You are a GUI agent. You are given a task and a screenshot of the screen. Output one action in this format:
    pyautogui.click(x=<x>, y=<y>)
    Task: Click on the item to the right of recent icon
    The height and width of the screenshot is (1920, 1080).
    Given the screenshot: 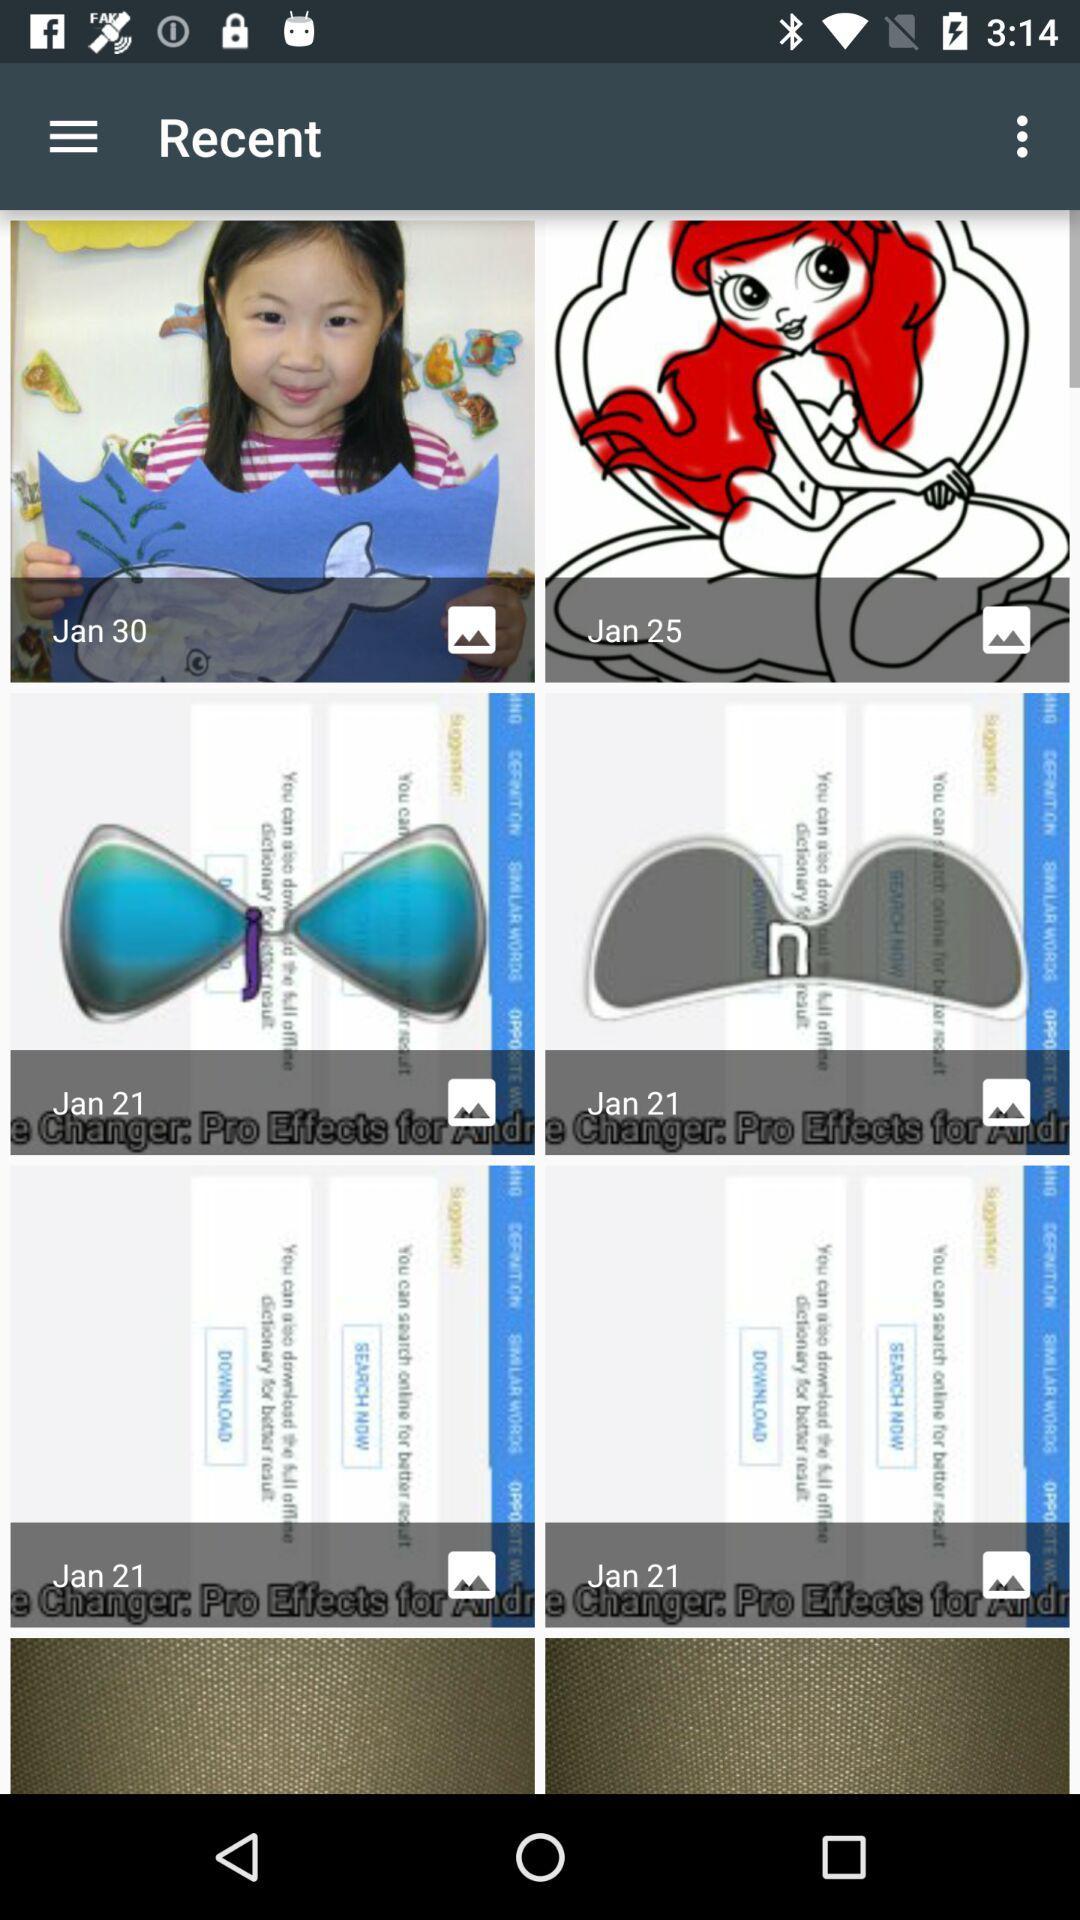 What is the action you would take?
    pyautogui.click(x=1027, y=135)
    